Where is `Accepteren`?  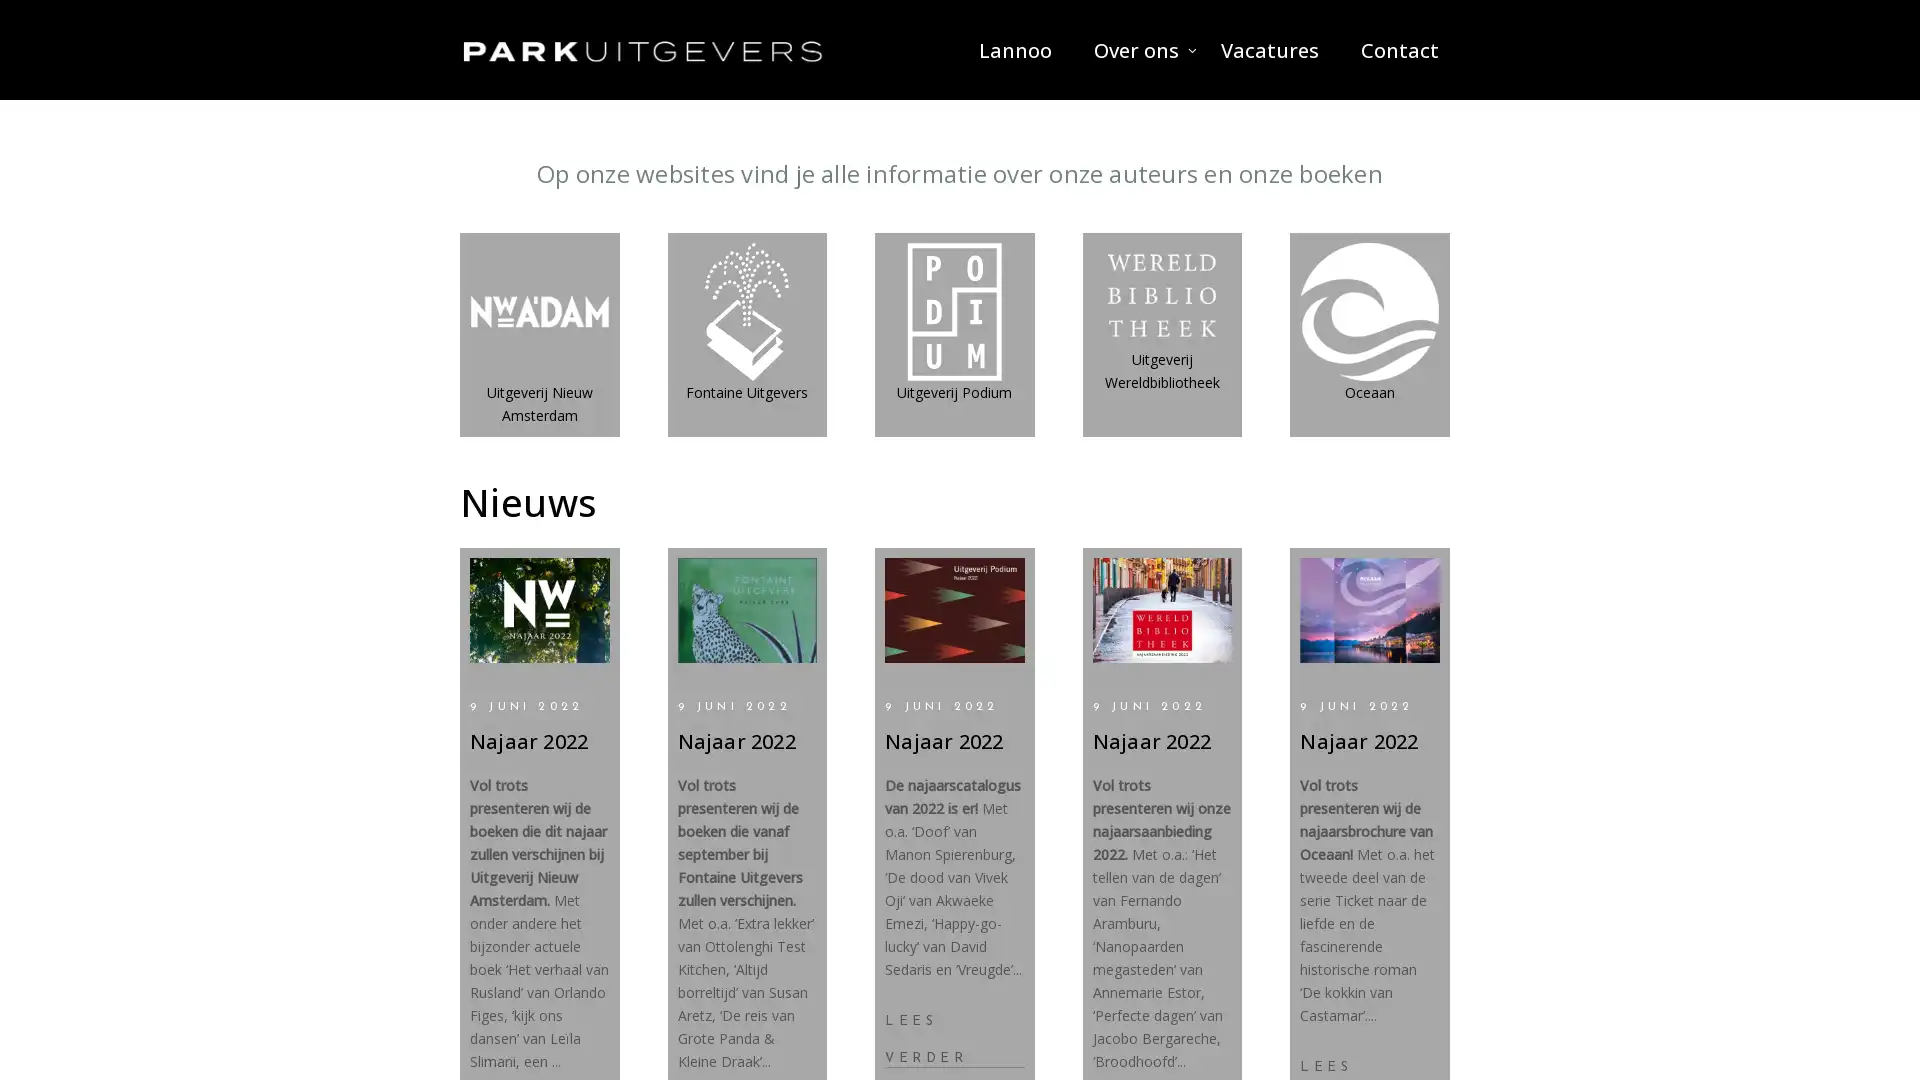 Accepteren is located at coordinates (791, 610).